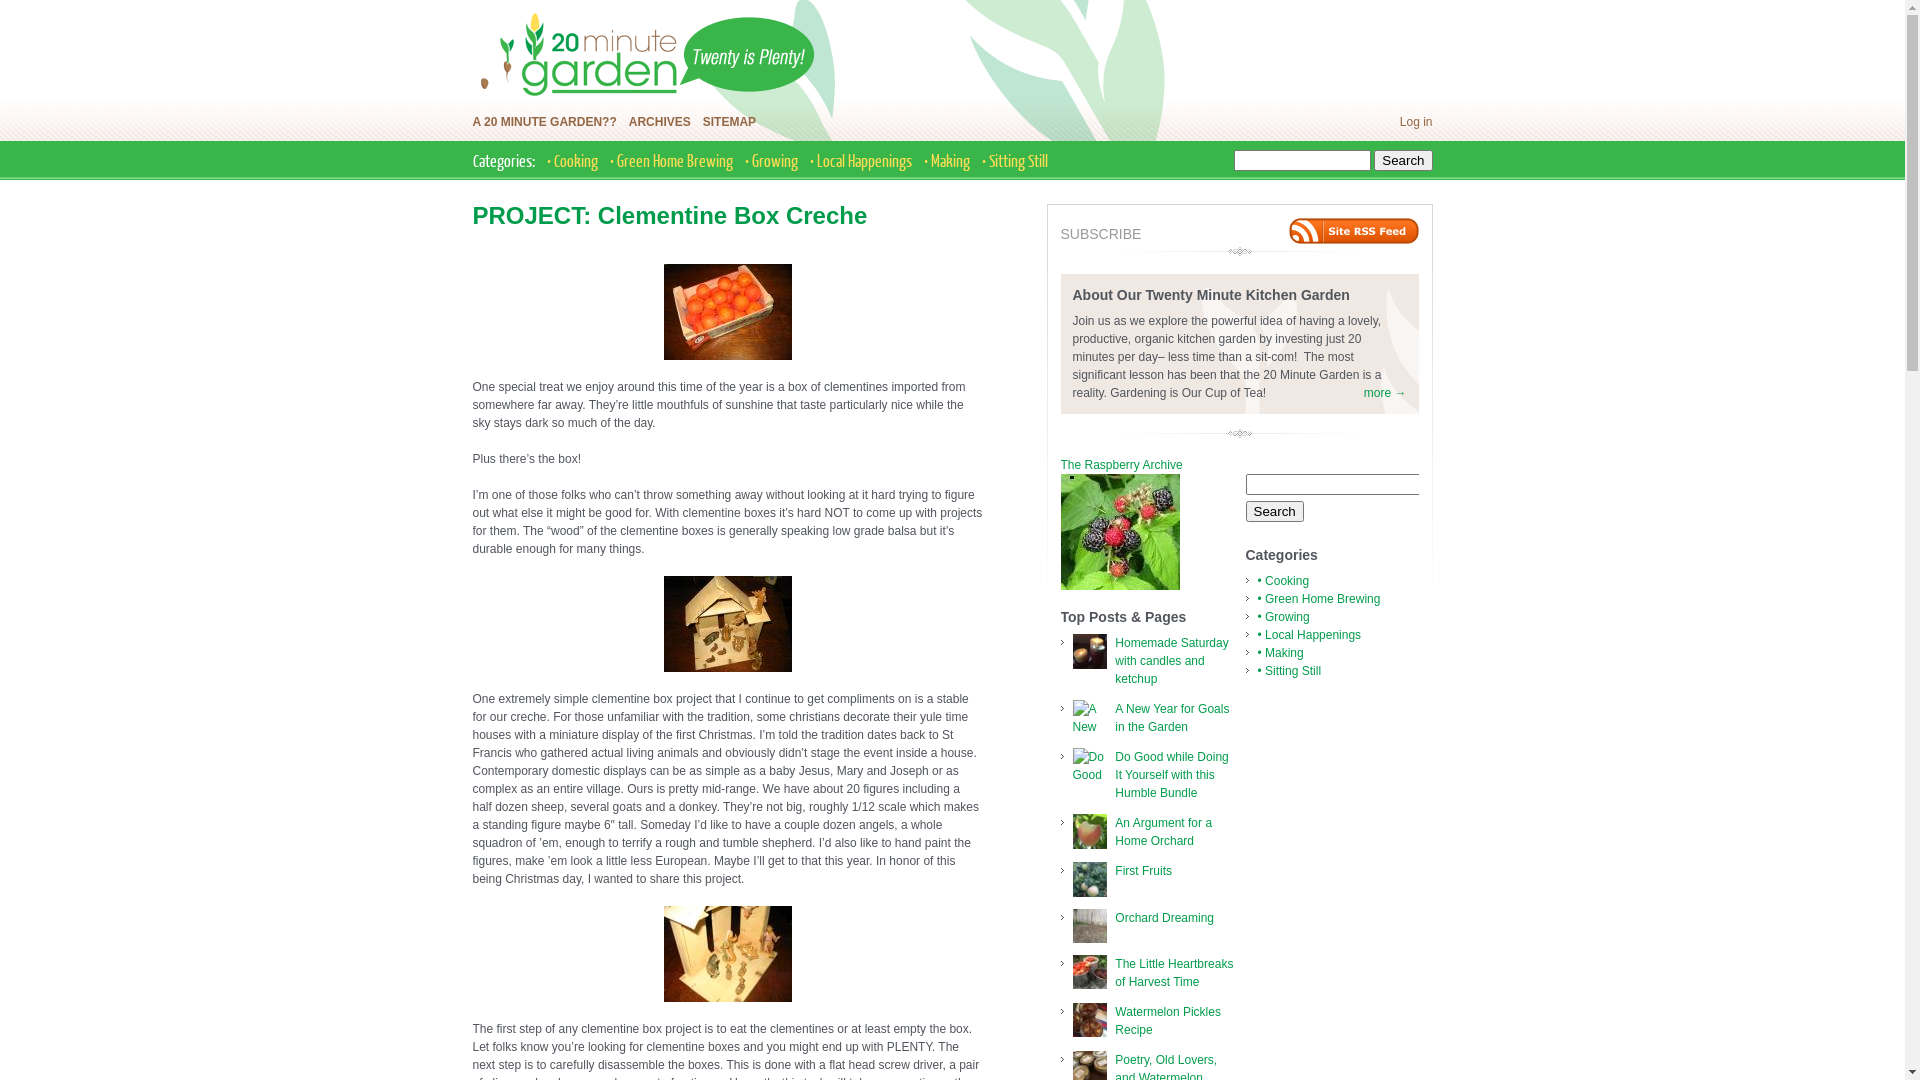 This screenshot has width=1920, height=1080. What do you see at coordinates (1353, 230) in the screenshot?
I see `'RSS 2.0 feed for posts'` at bounding box center [1353, 230].